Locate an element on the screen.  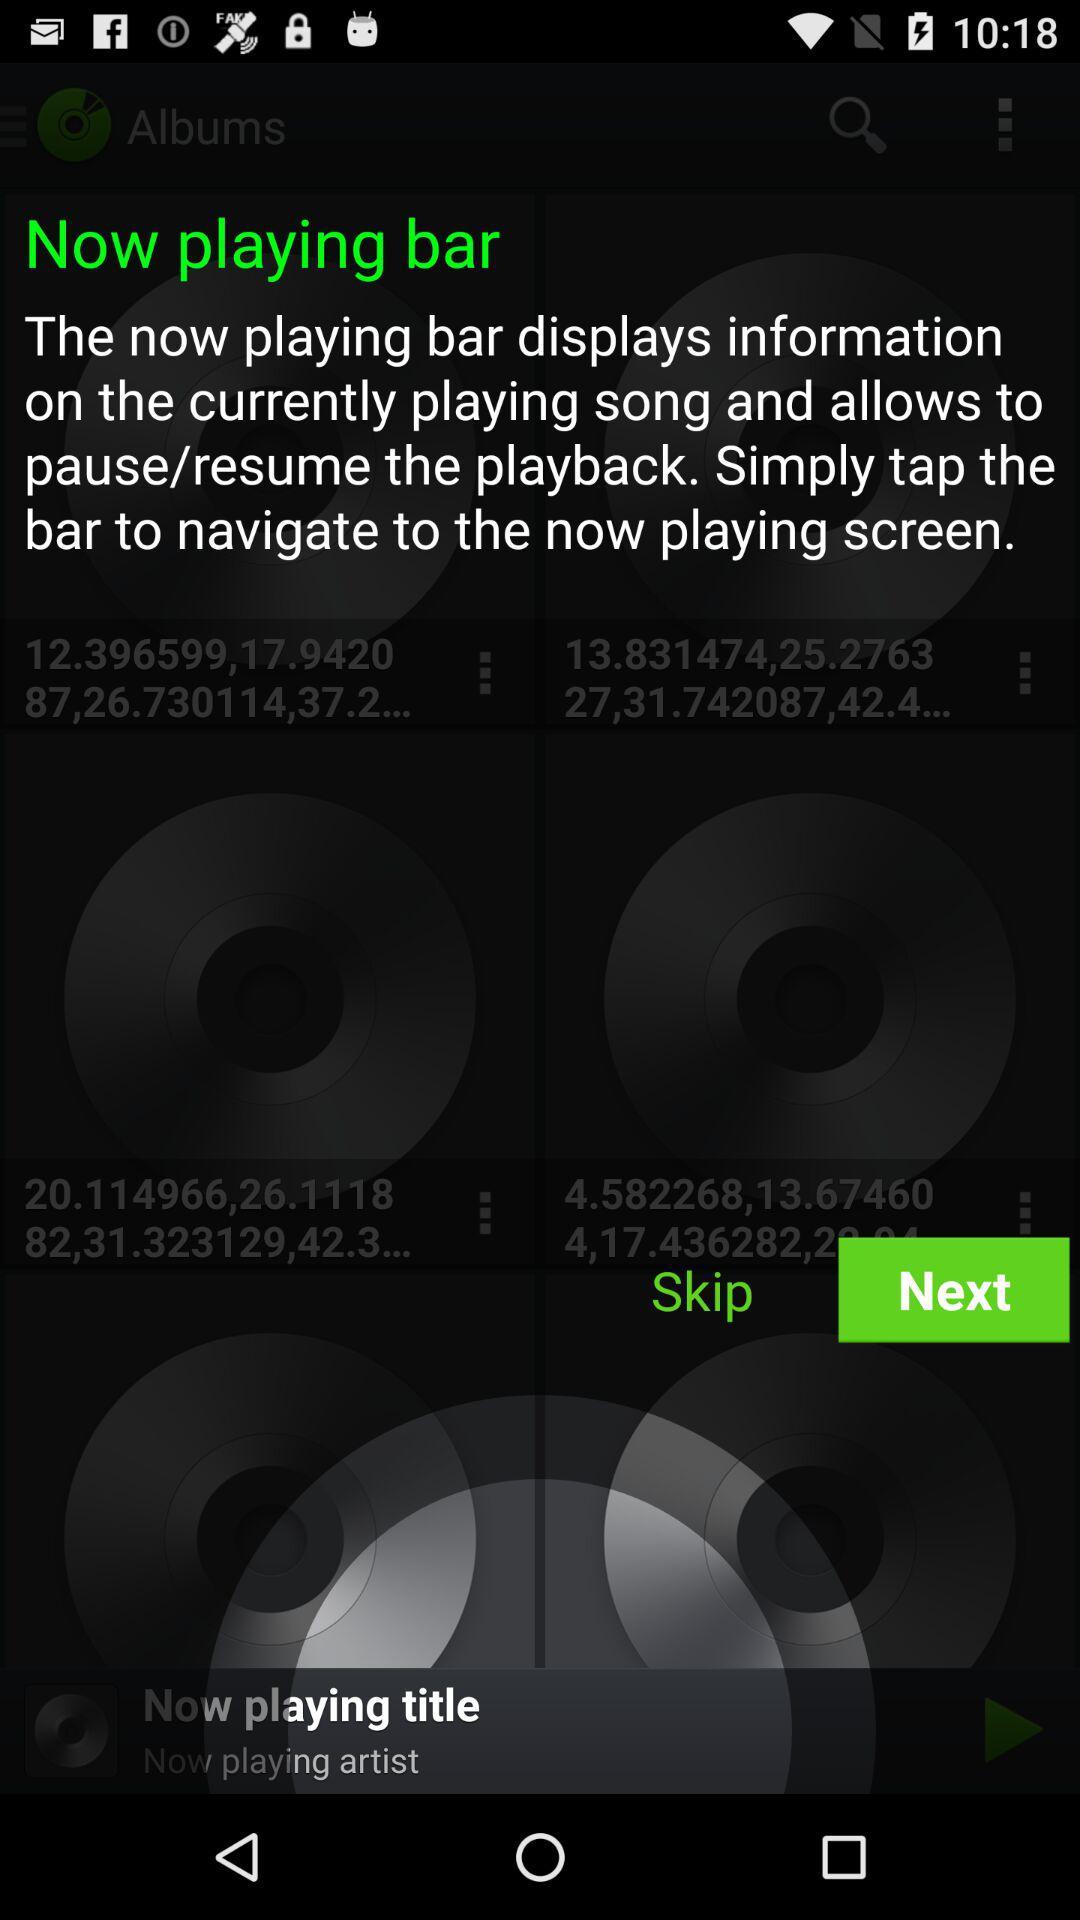
options is located at coordinates (484, 1212).